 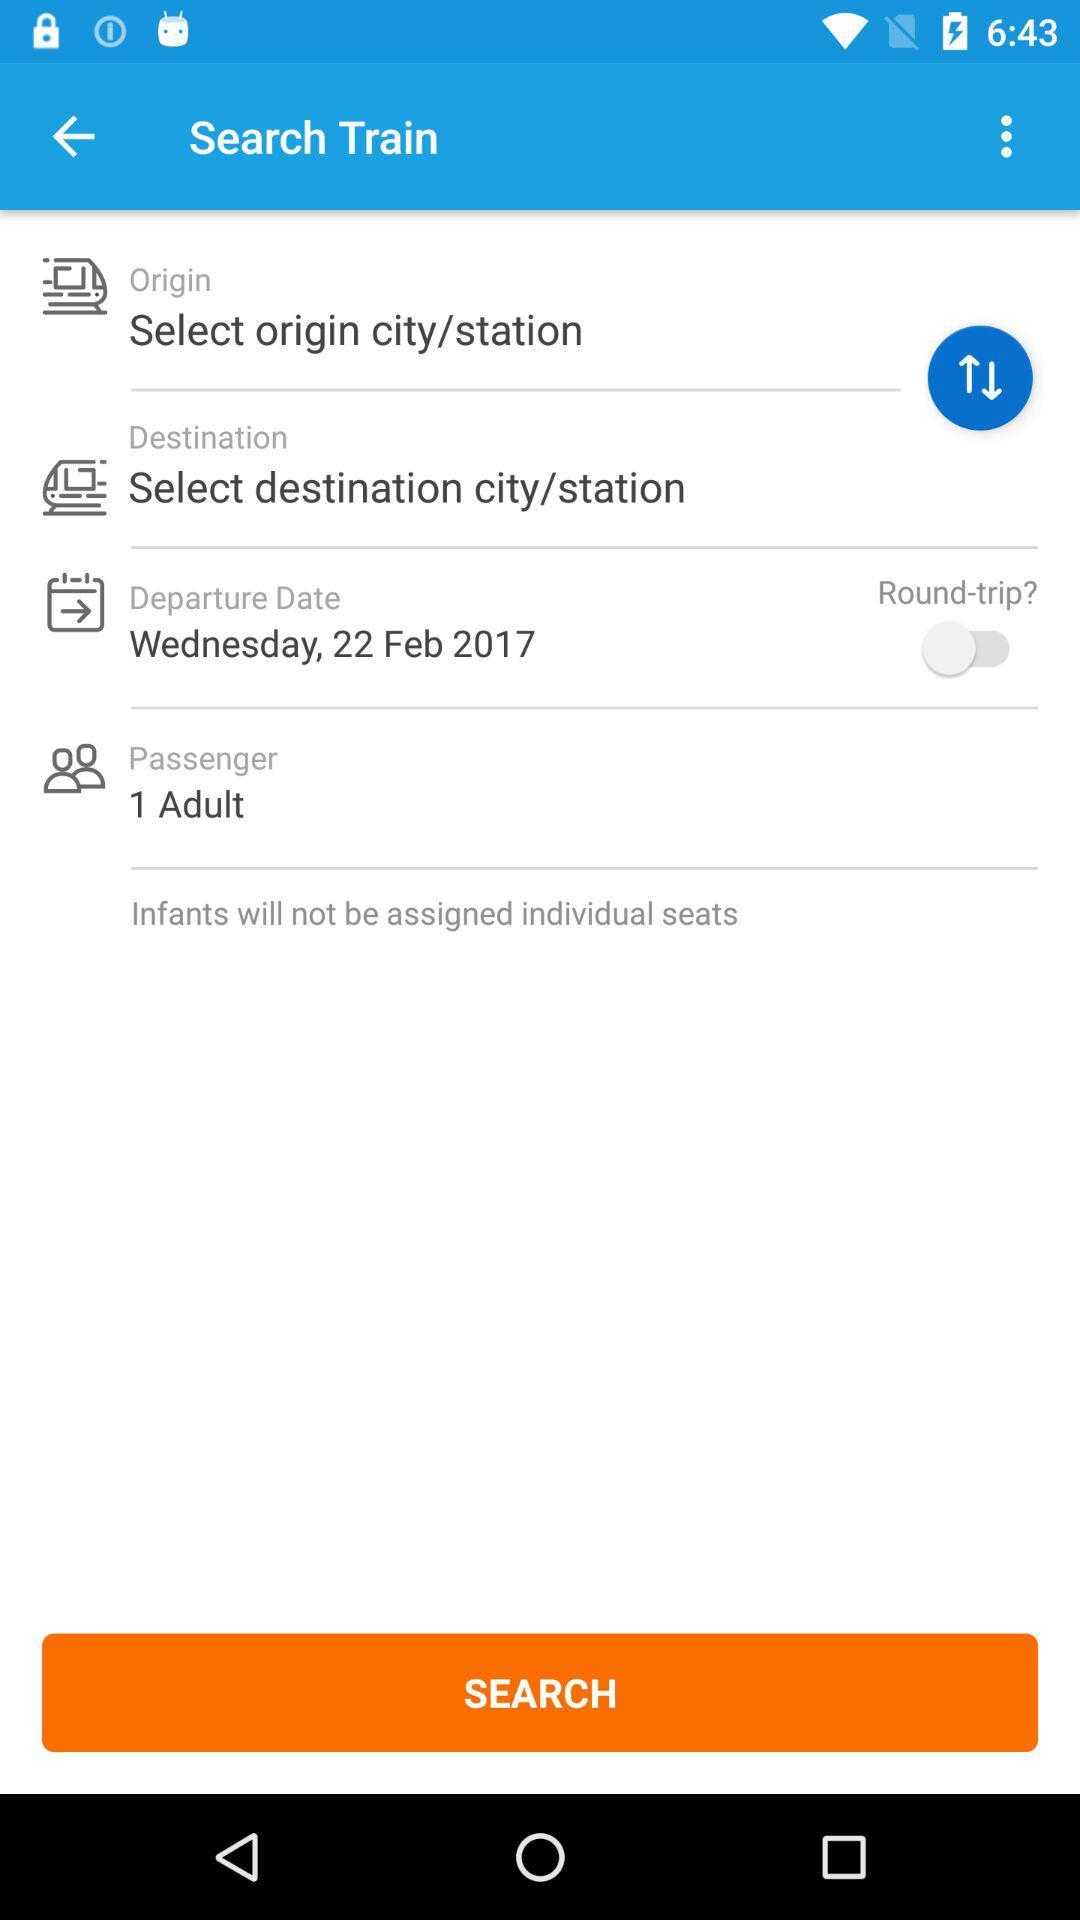 What do you see at coordinates (979, 378) in the screenshot?
I see `item to the right of select origin city` at bounding box center [979, 378].